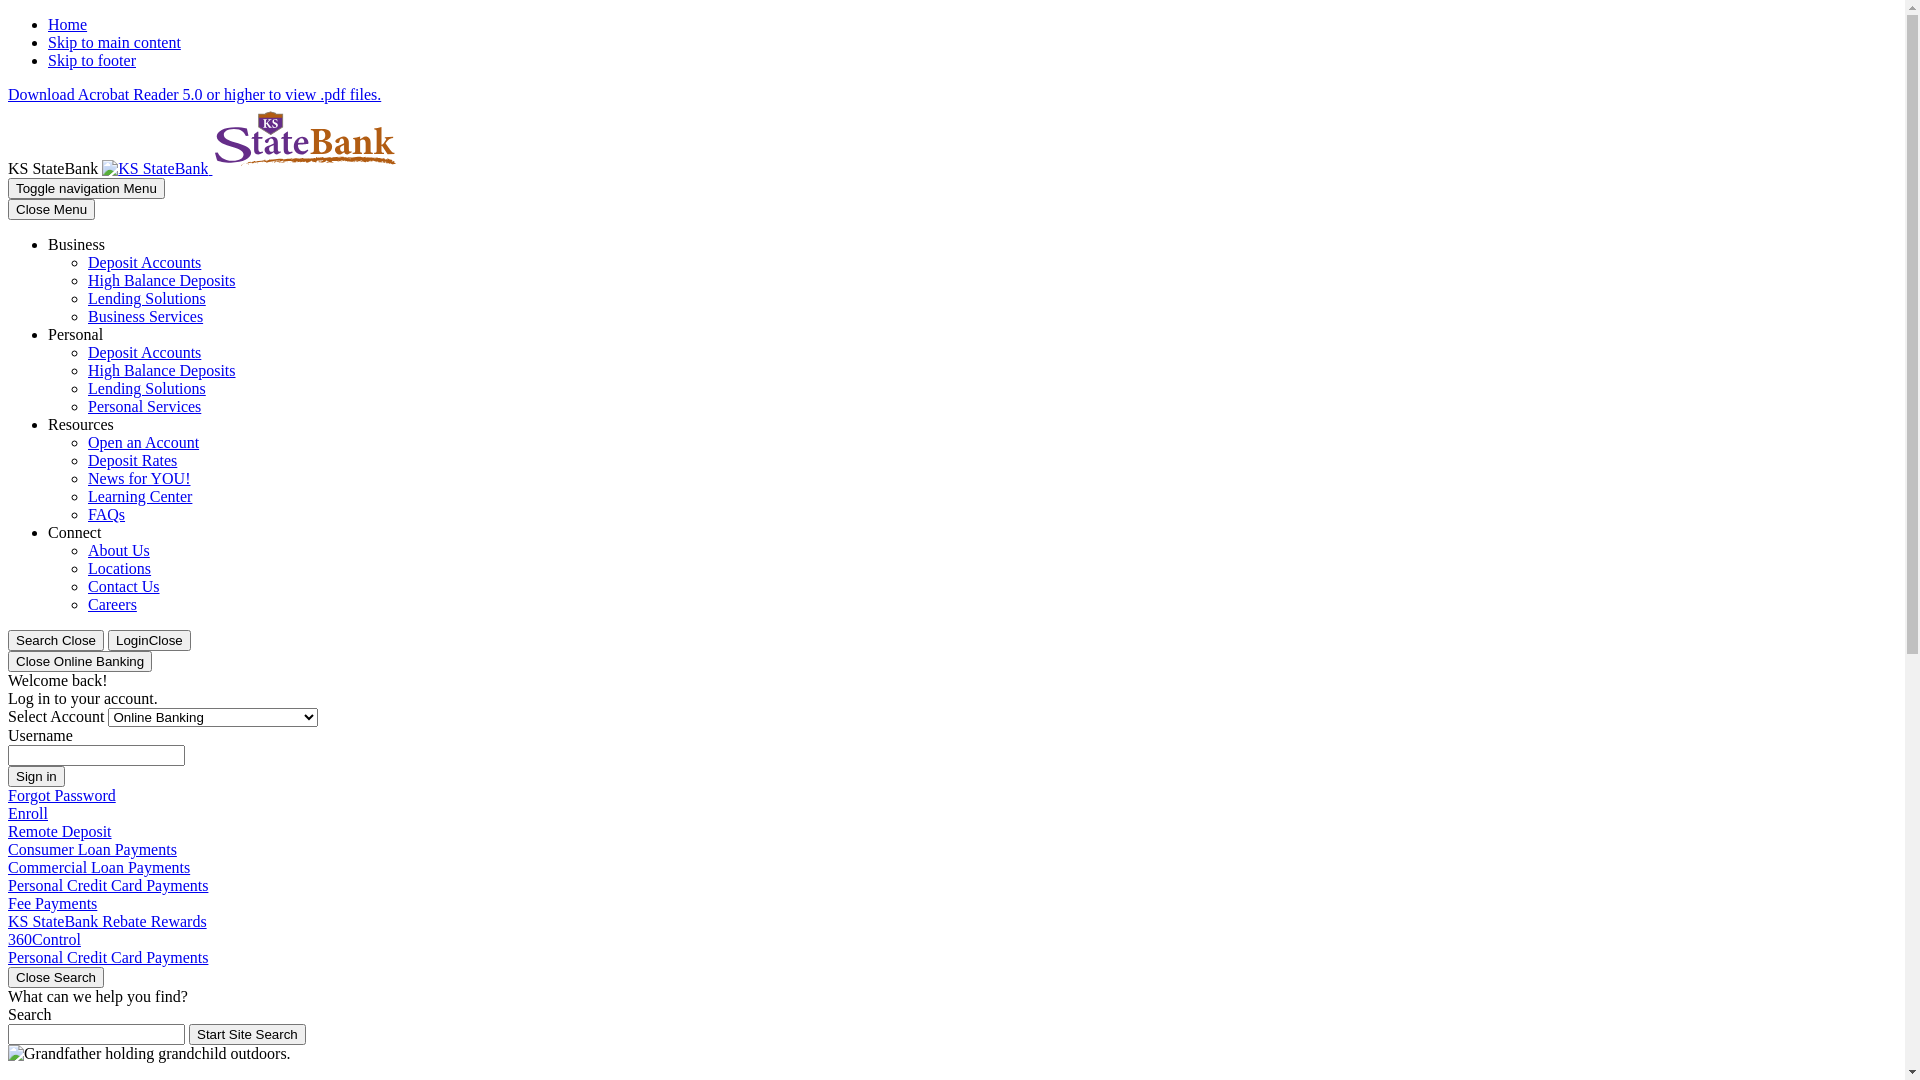  Describe the element at coordinates (8, 903) in the screenshot. I see `'Fee Payments'` at that location.